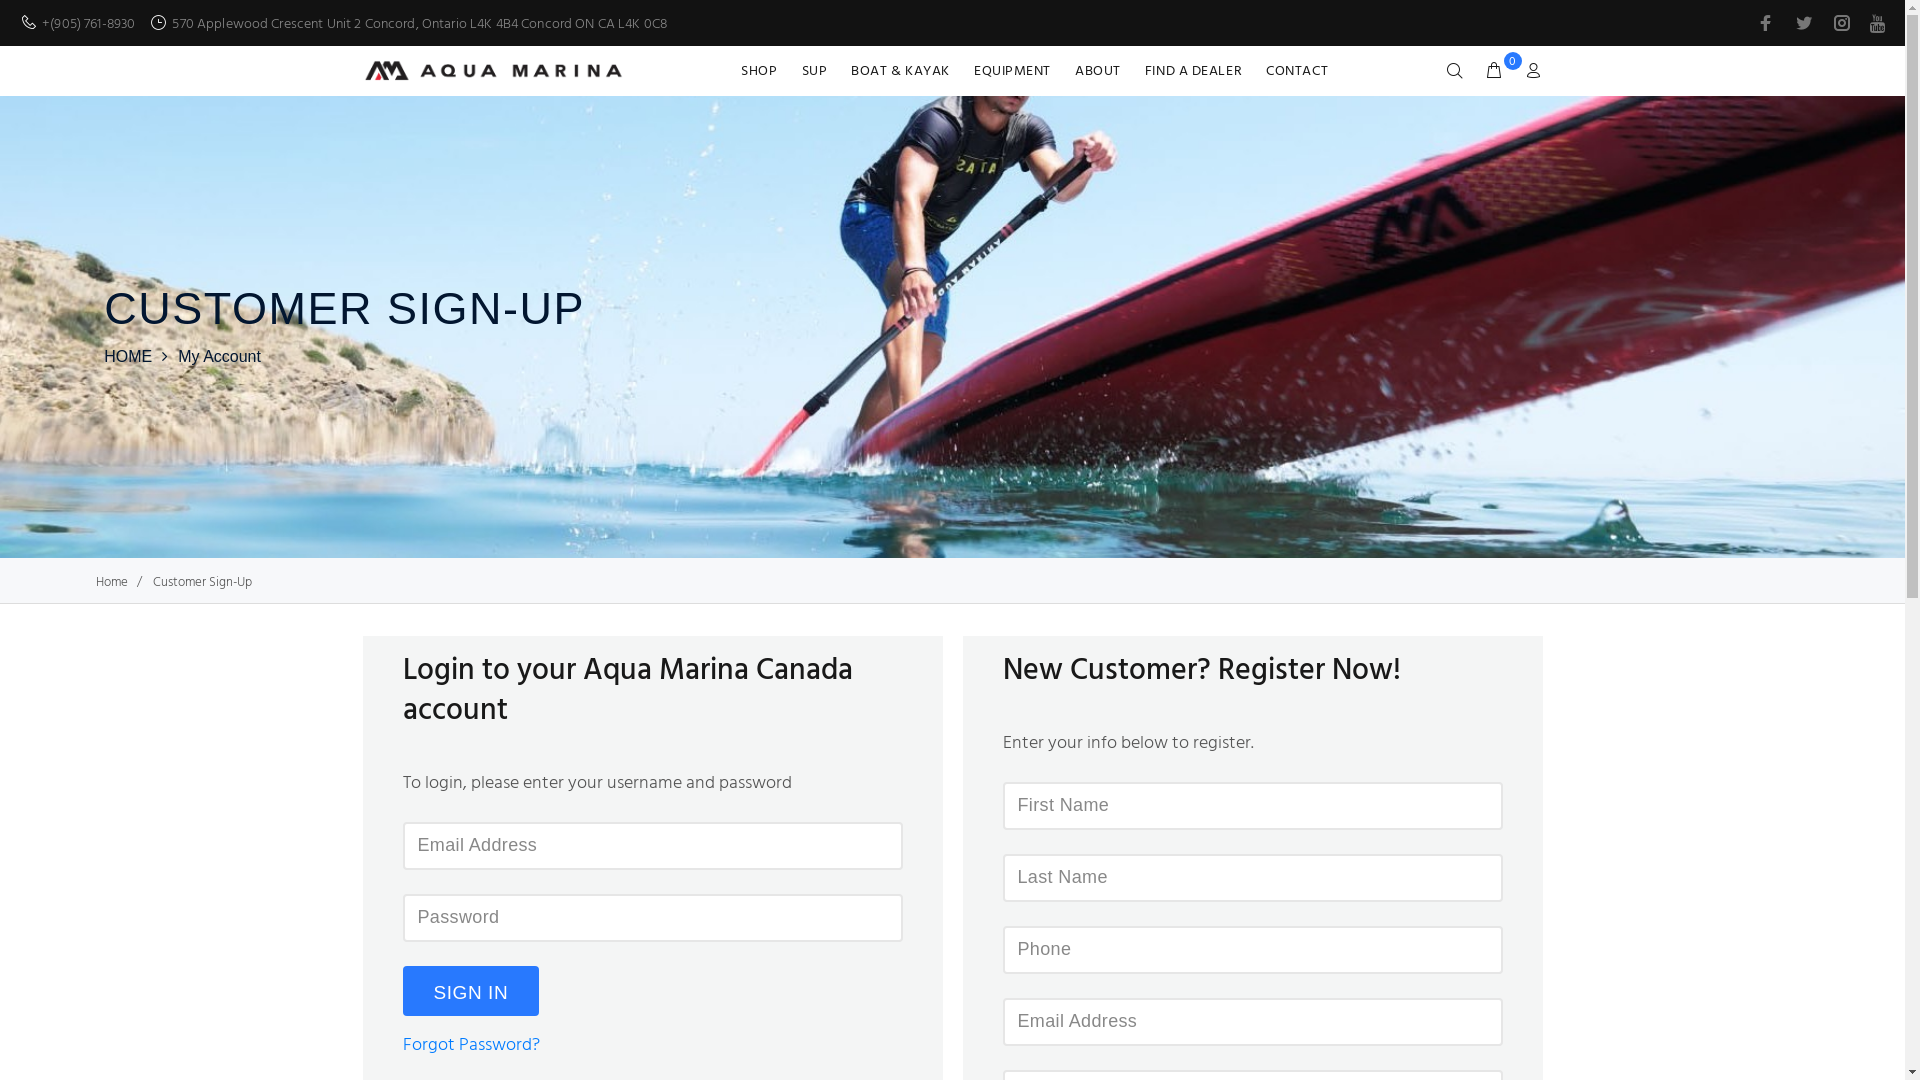 This screenshot has width=1920, height=1080. Describe the element at coordinates (1012, 69) in the screenshot. I see `'EQUIPMENT'` at that location.